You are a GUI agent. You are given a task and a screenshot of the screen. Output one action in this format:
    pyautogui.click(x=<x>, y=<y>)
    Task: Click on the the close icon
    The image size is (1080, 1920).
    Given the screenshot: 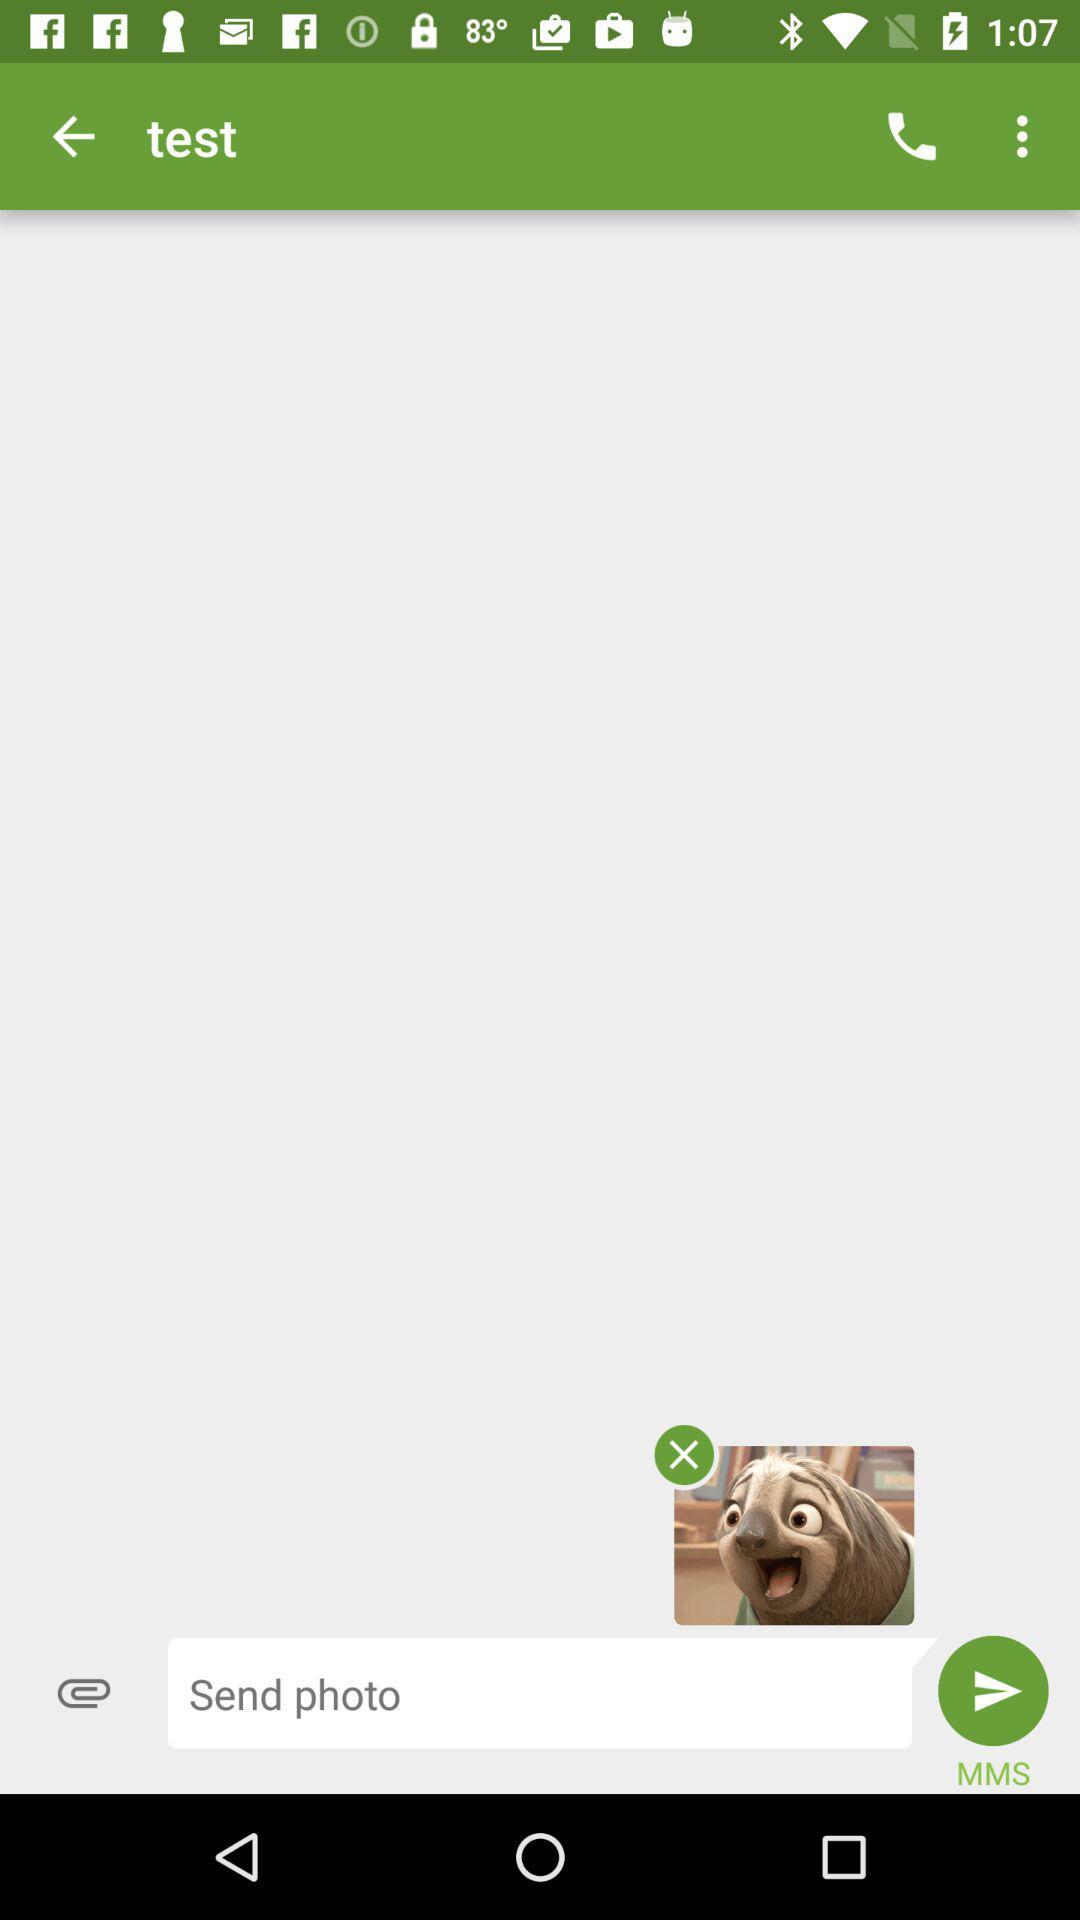 What is the action you would take?
    pyautogui.click(x=682, y=1454)
    